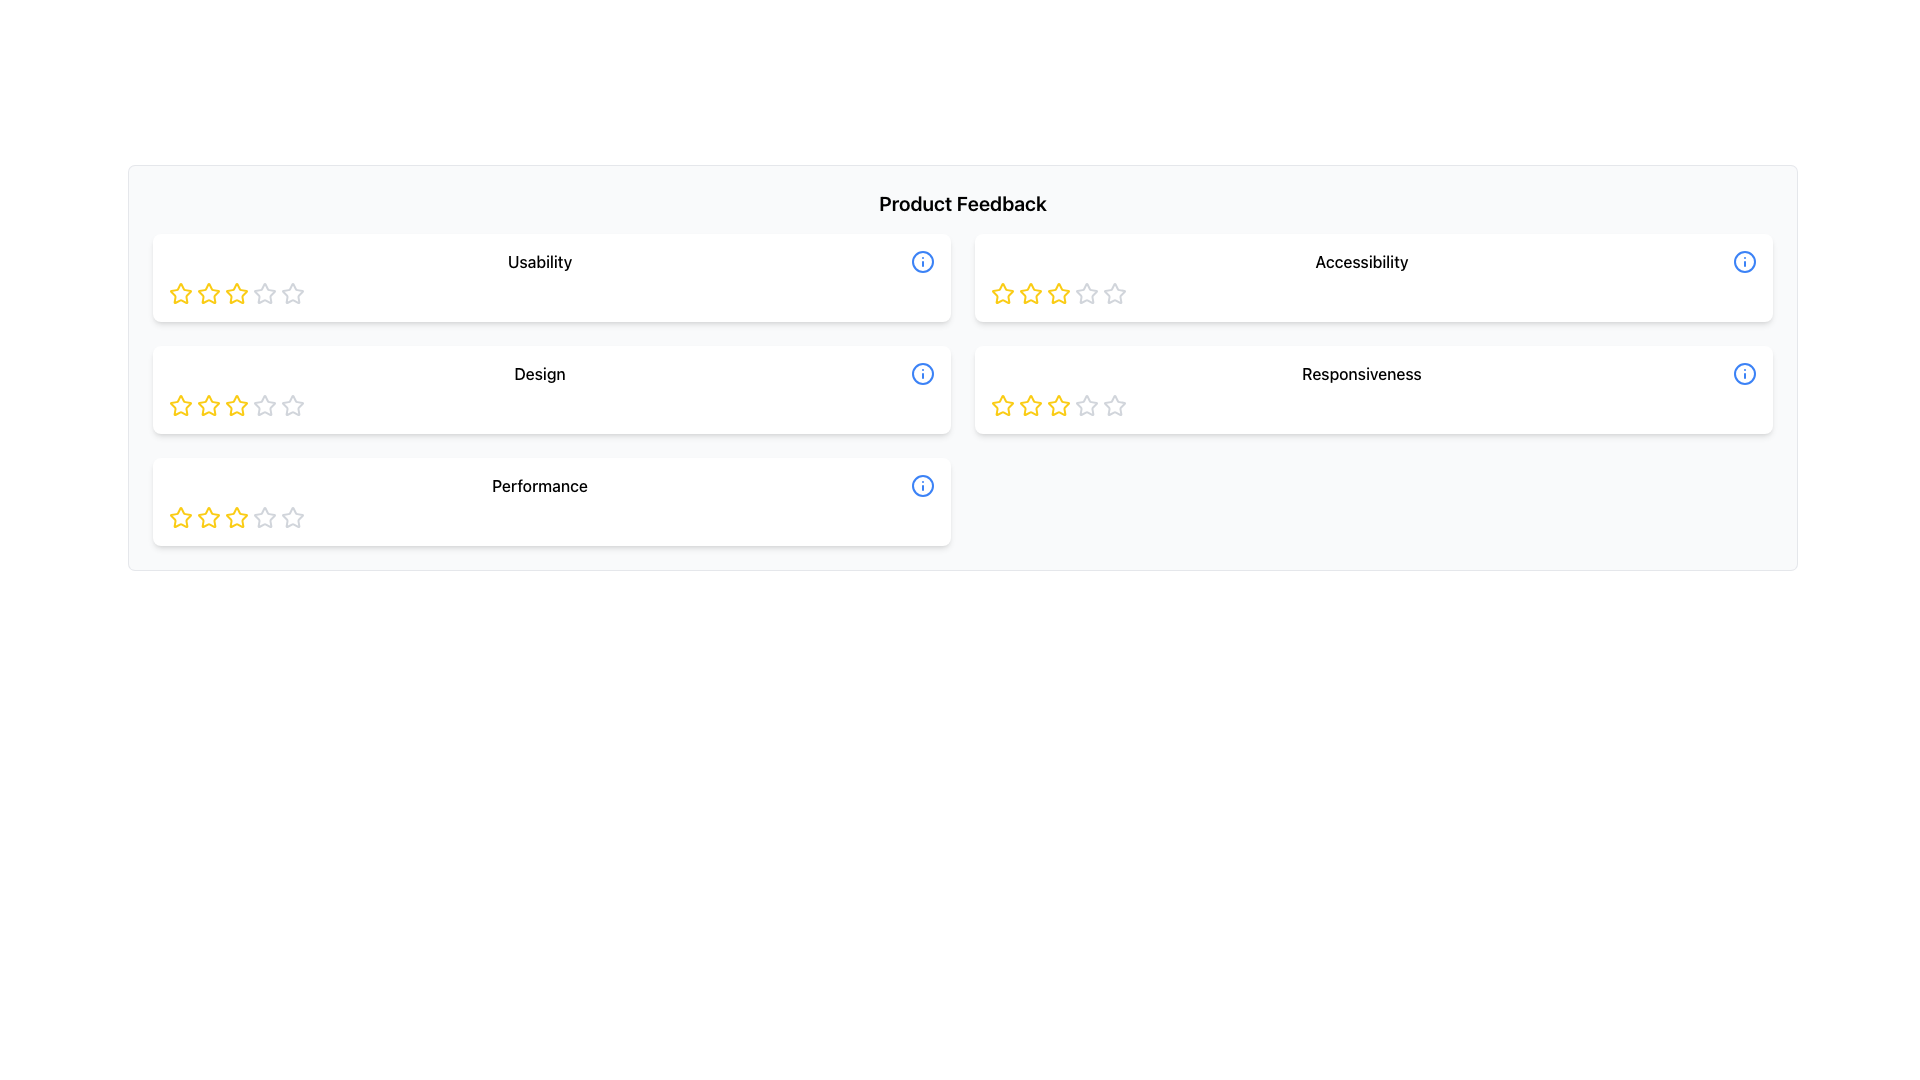  What do you see at coordinates (1056, 293) in the screenshot?
I see `the second star icon in the 'Accessibility' rating system` at bounding box center [1056, 293].